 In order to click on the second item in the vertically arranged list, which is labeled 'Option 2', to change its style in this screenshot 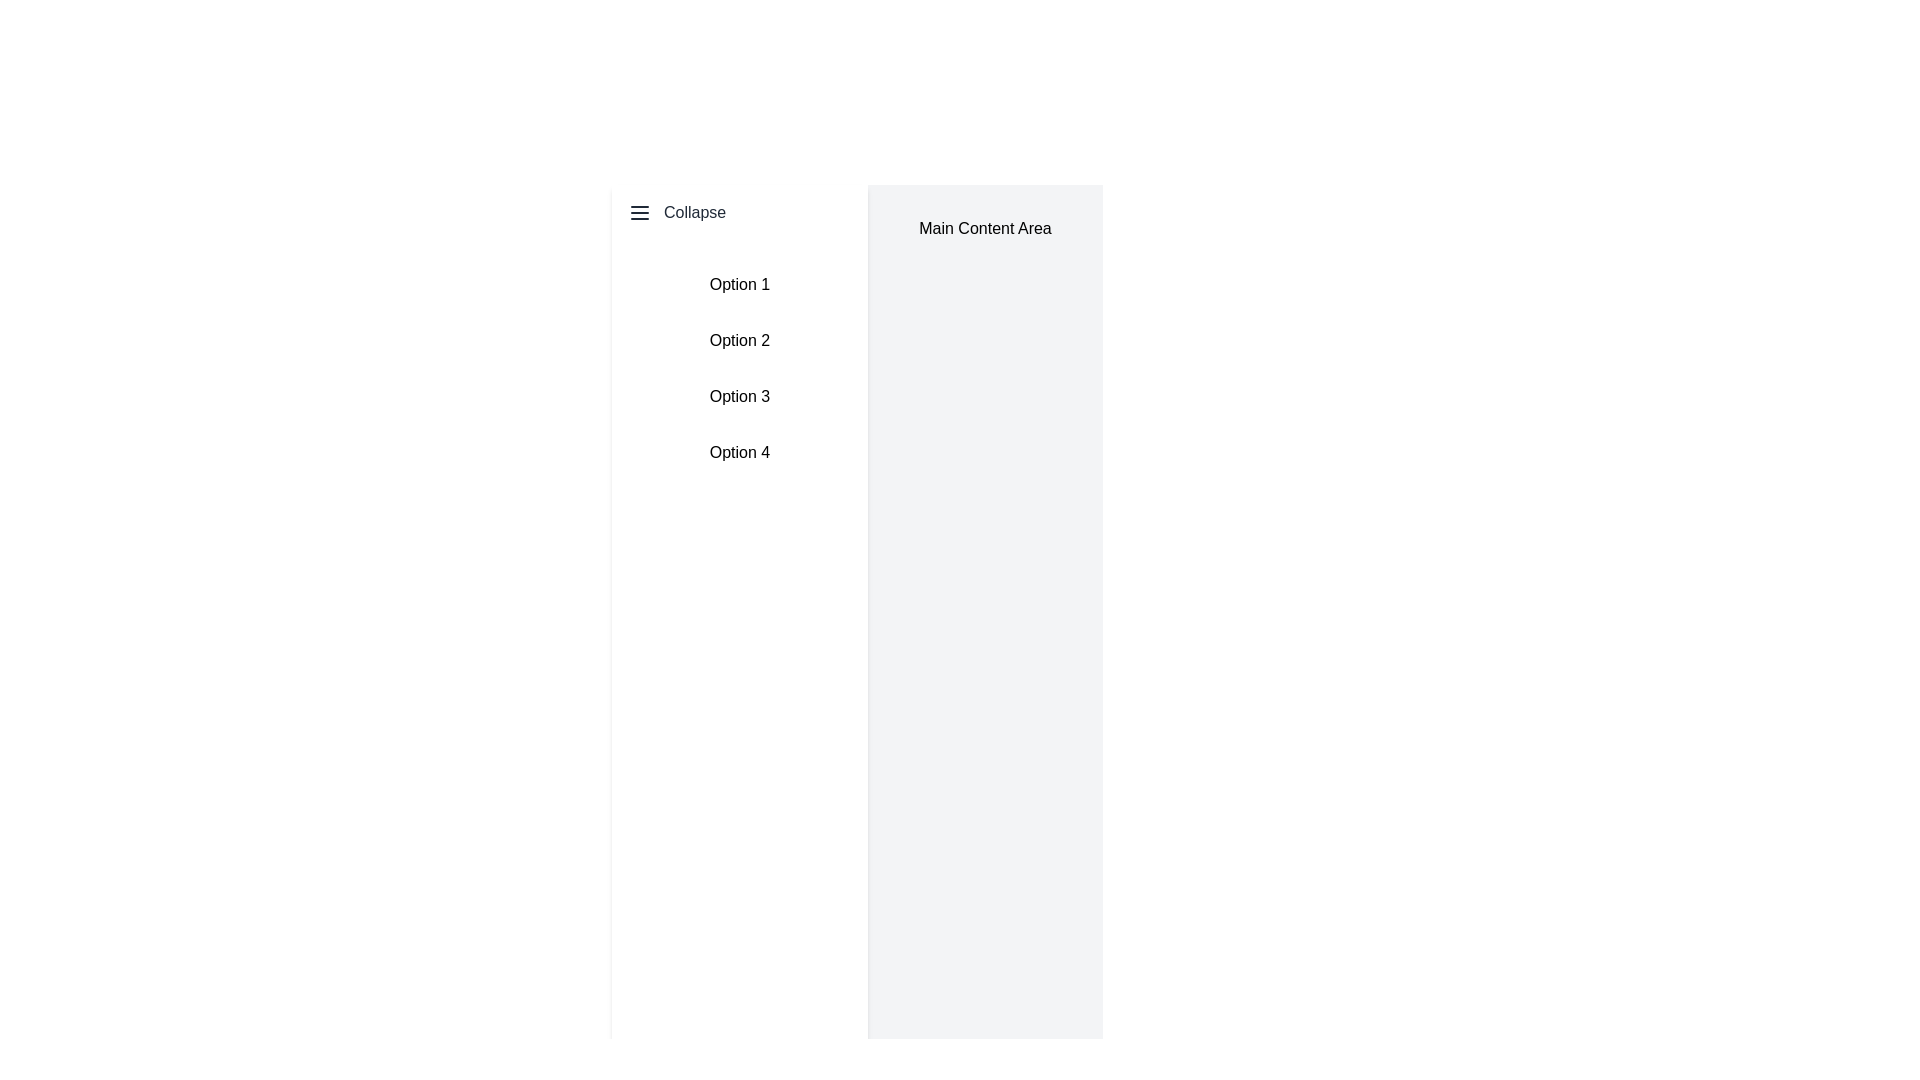, I will do `click(738, 339)`.